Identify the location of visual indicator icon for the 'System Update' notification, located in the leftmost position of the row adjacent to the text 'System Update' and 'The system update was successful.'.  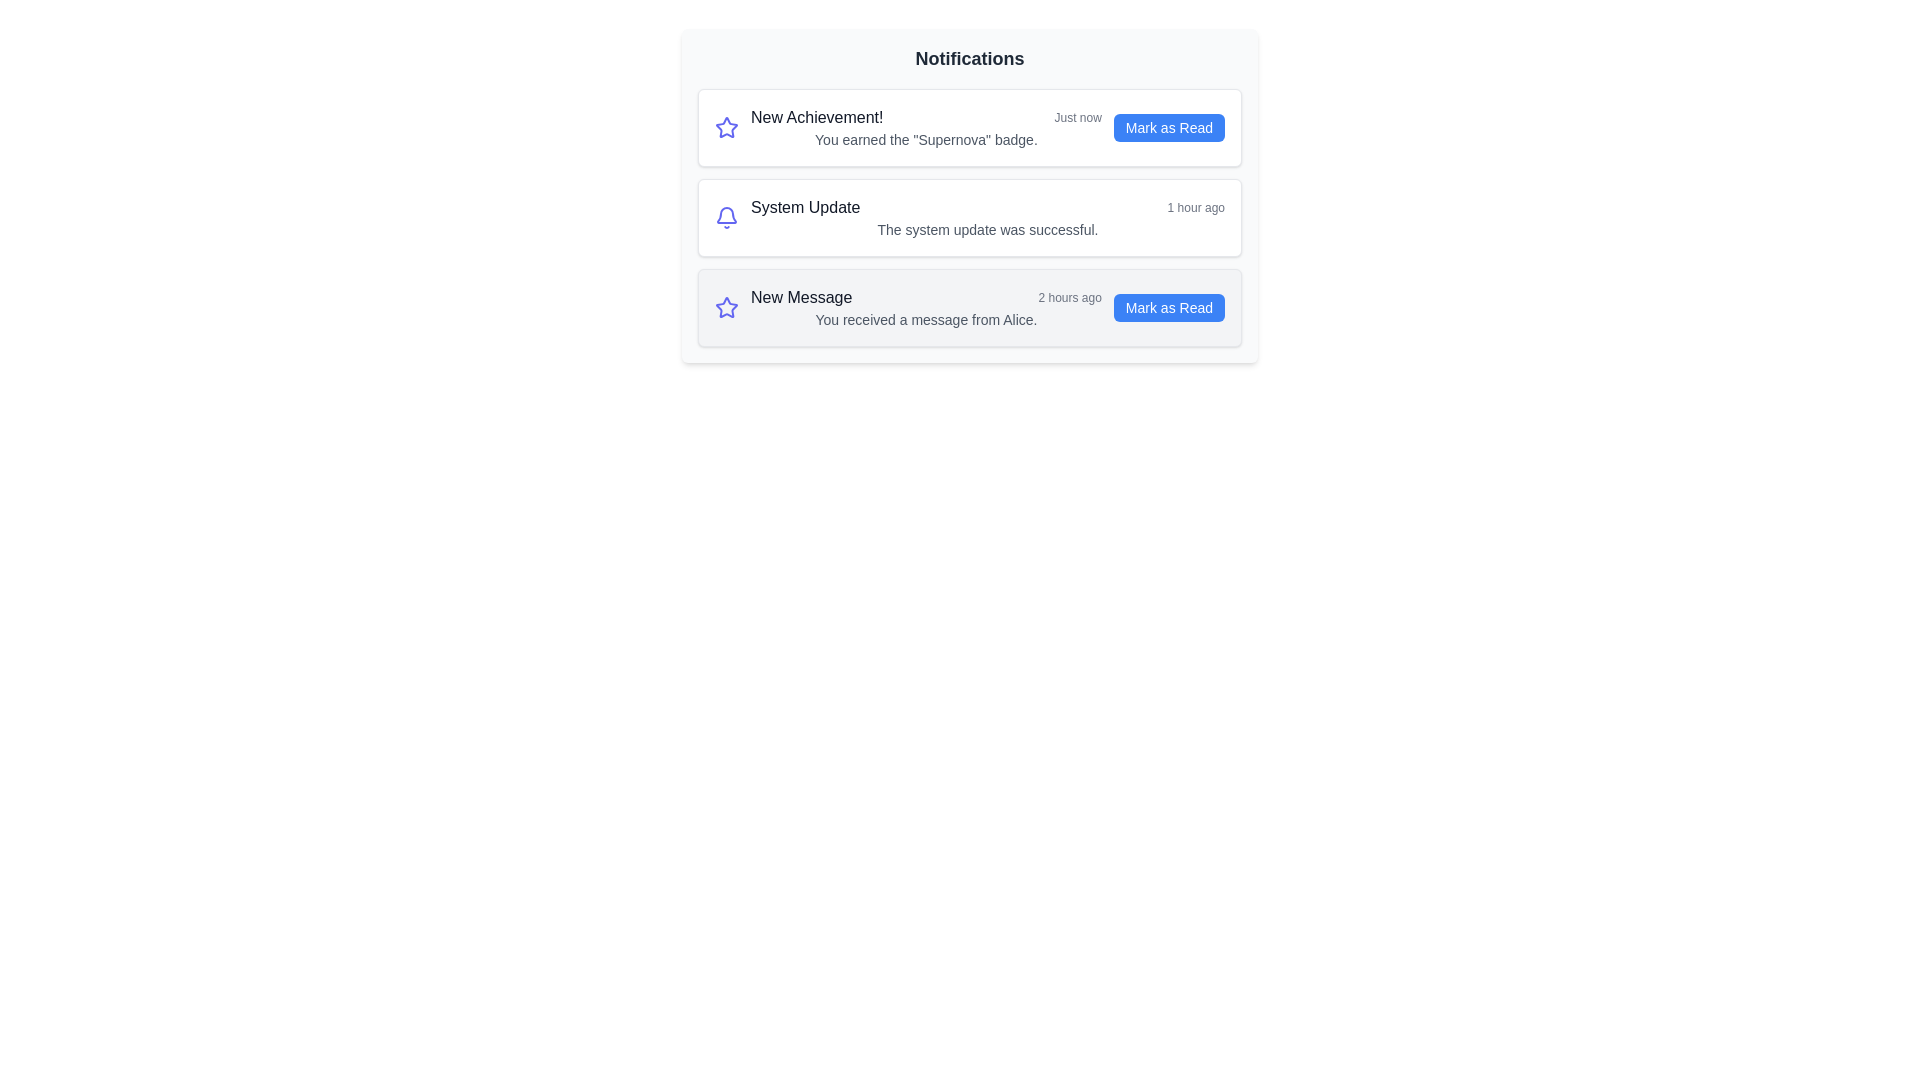
(725, 218).